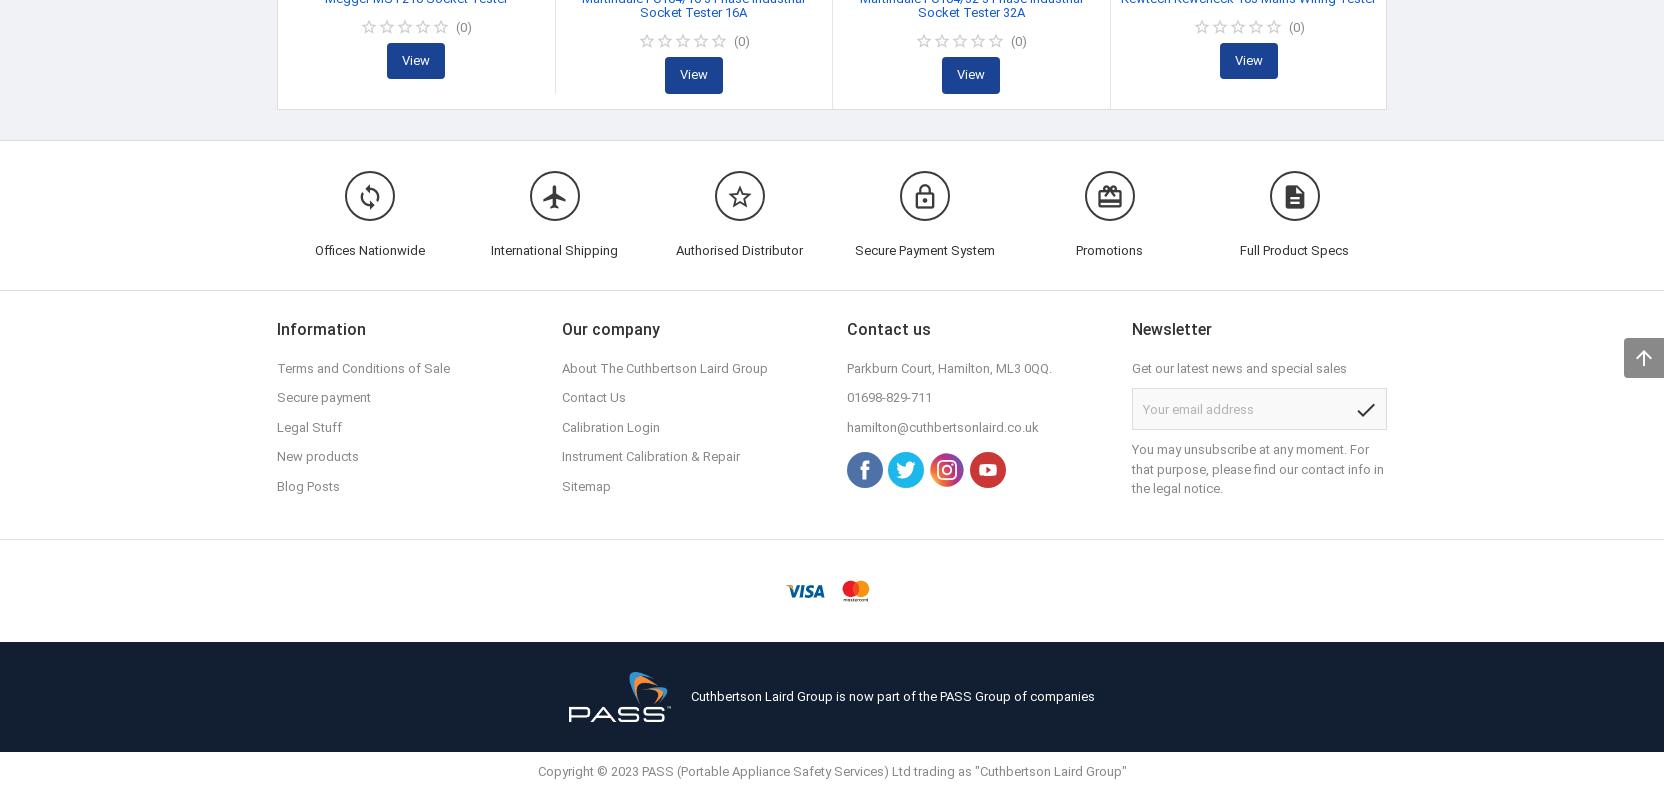 The image size is (1664, 796). I want to click on 'New products', so click(316, 456).